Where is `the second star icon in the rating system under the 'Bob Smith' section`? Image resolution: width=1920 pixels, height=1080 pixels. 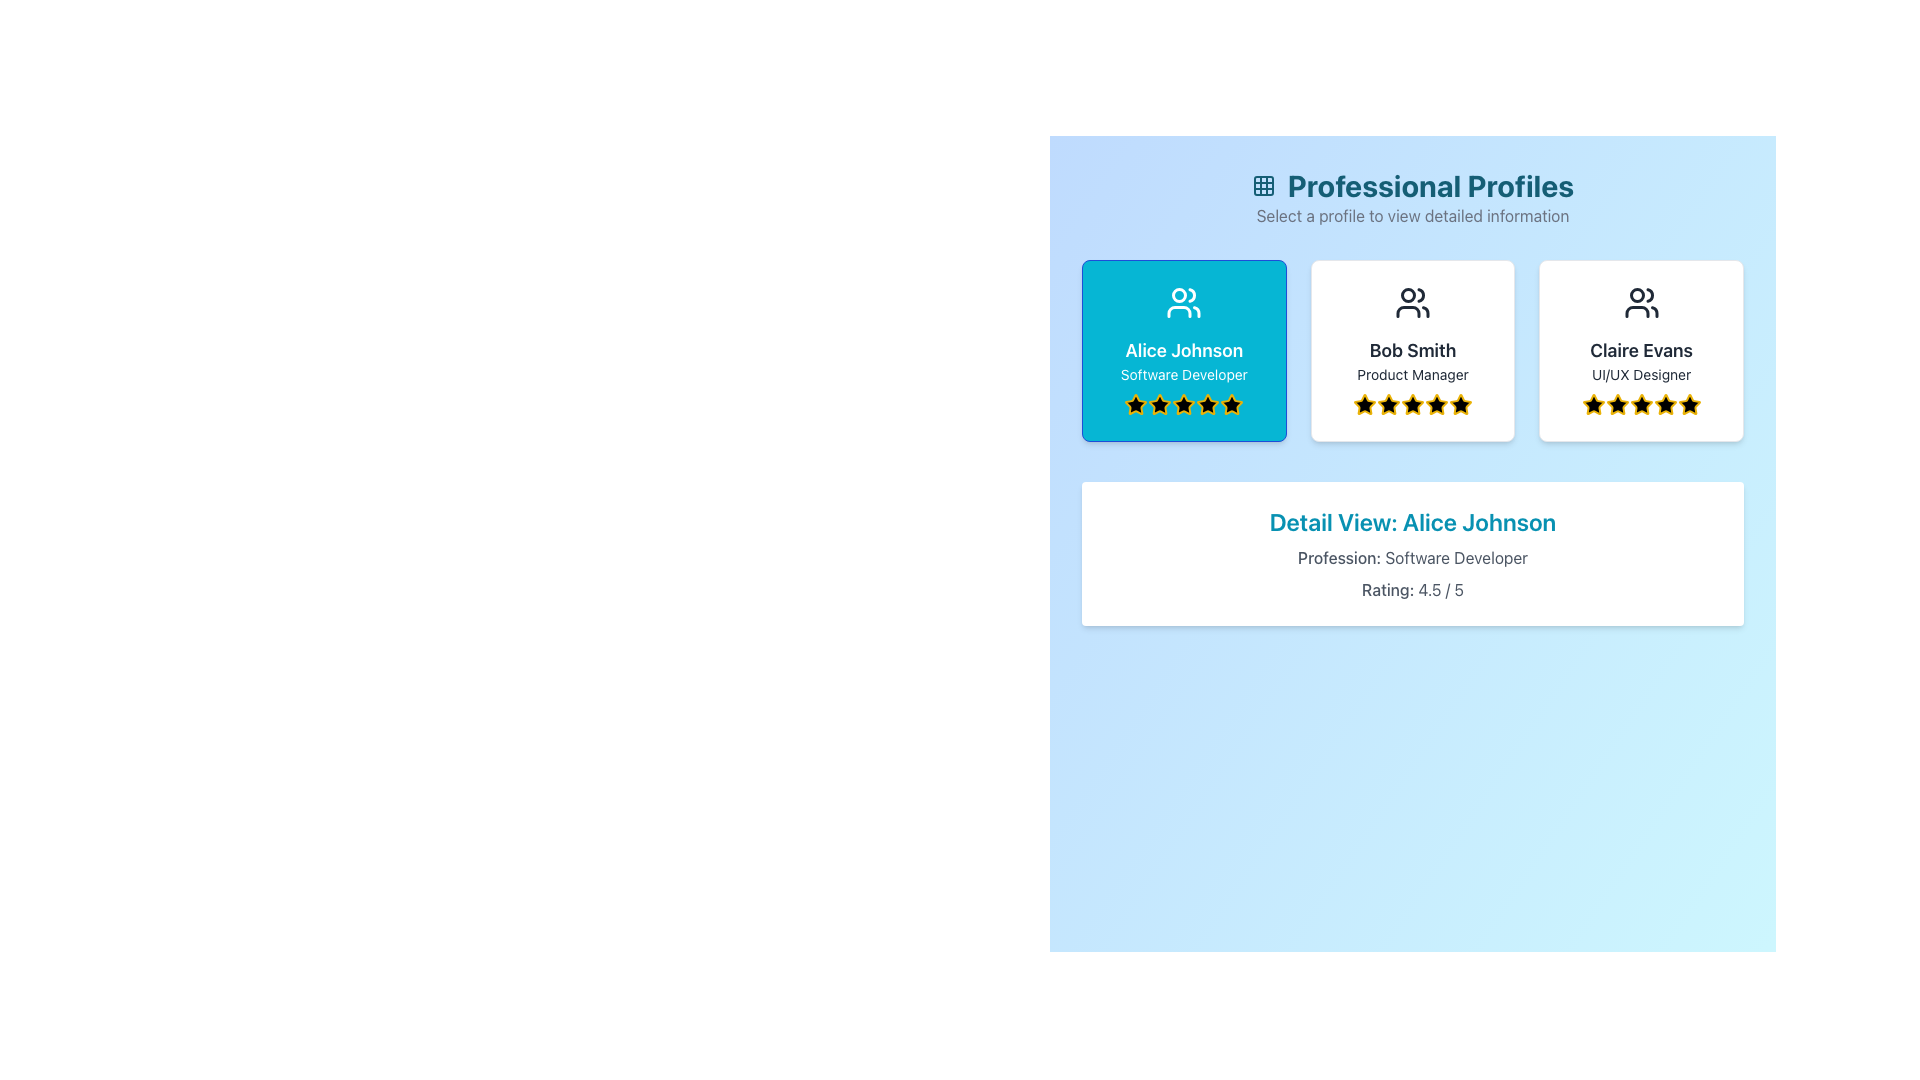
the second star icon in the rating system under the 'Bob Smith' section is located at coordinates (1460, 404).